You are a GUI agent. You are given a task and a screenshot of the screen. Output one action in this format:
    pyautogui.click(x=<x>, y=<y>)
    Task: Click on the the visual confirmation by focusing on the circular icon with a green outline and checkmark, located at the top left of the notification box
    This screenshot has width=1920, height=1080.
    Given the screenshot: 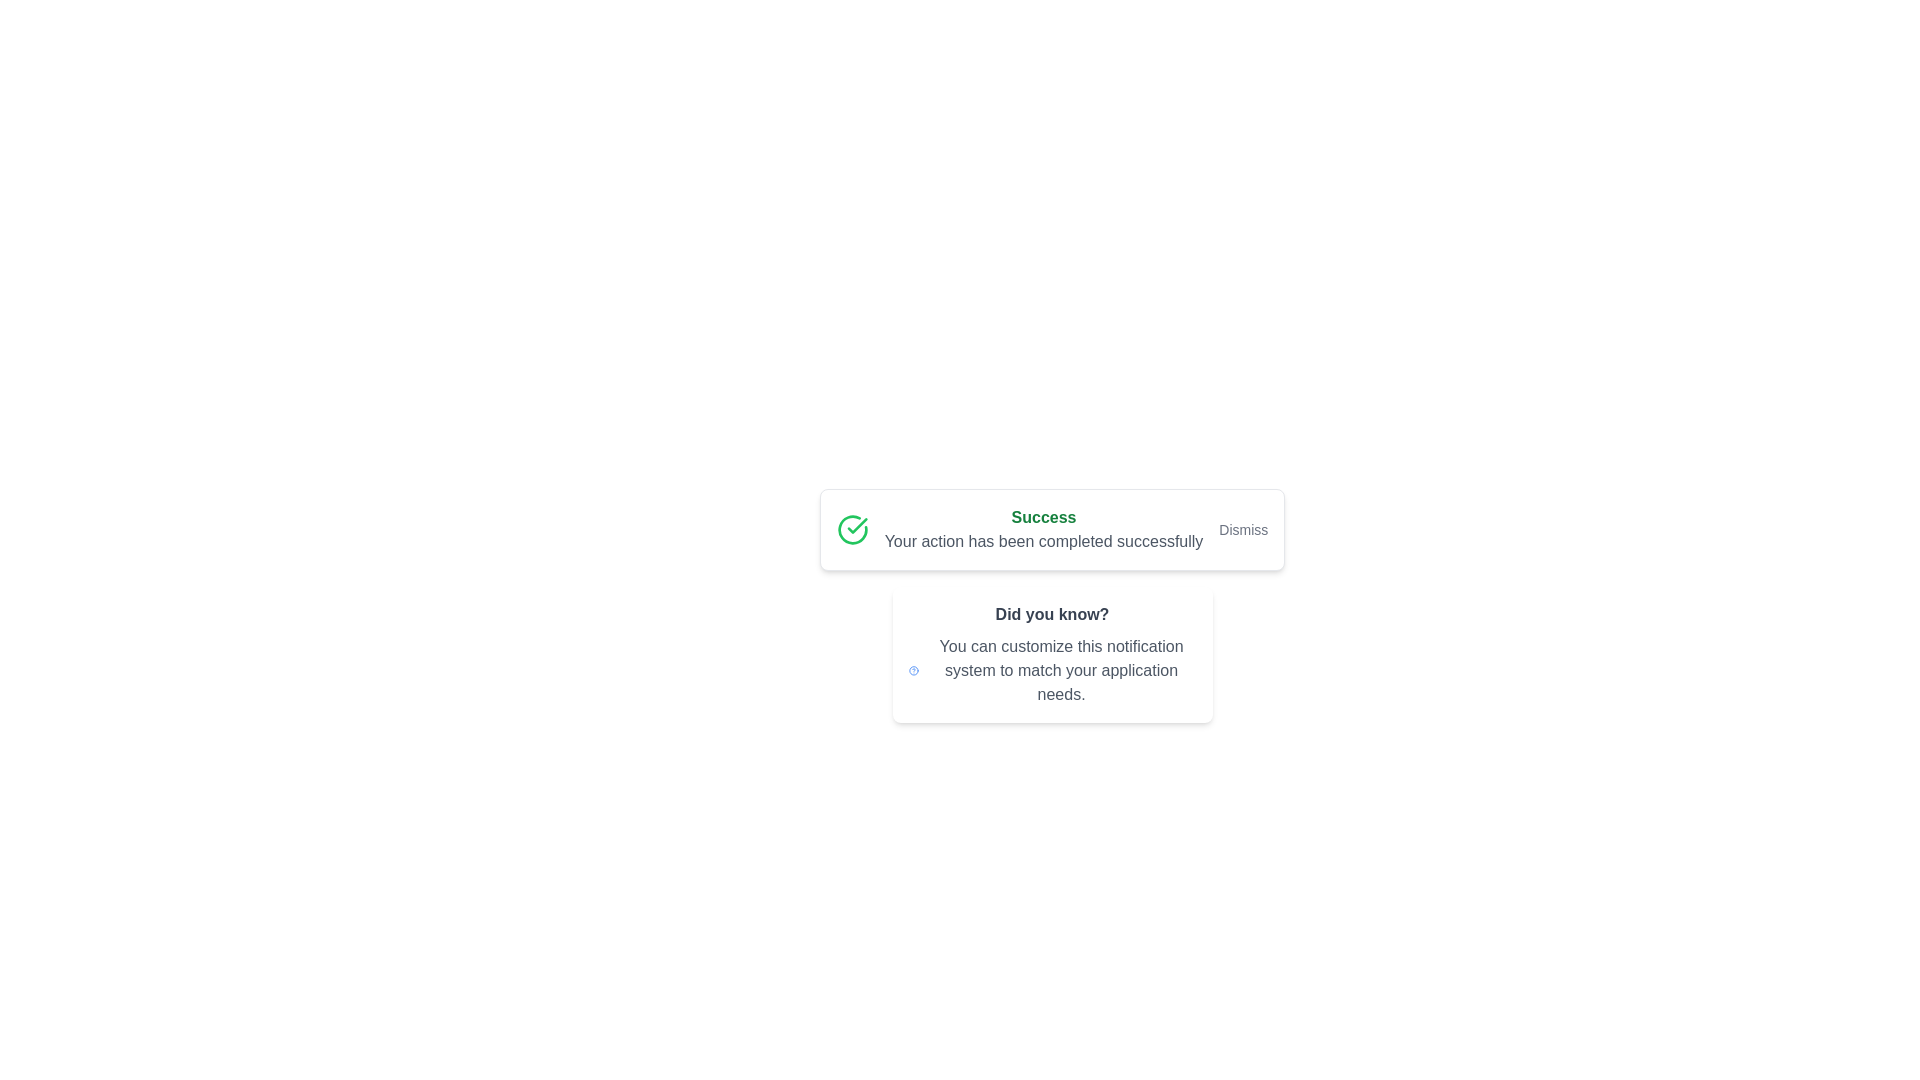 What is the action you would take?
    pyautogui.click(x=852, y=528)
    